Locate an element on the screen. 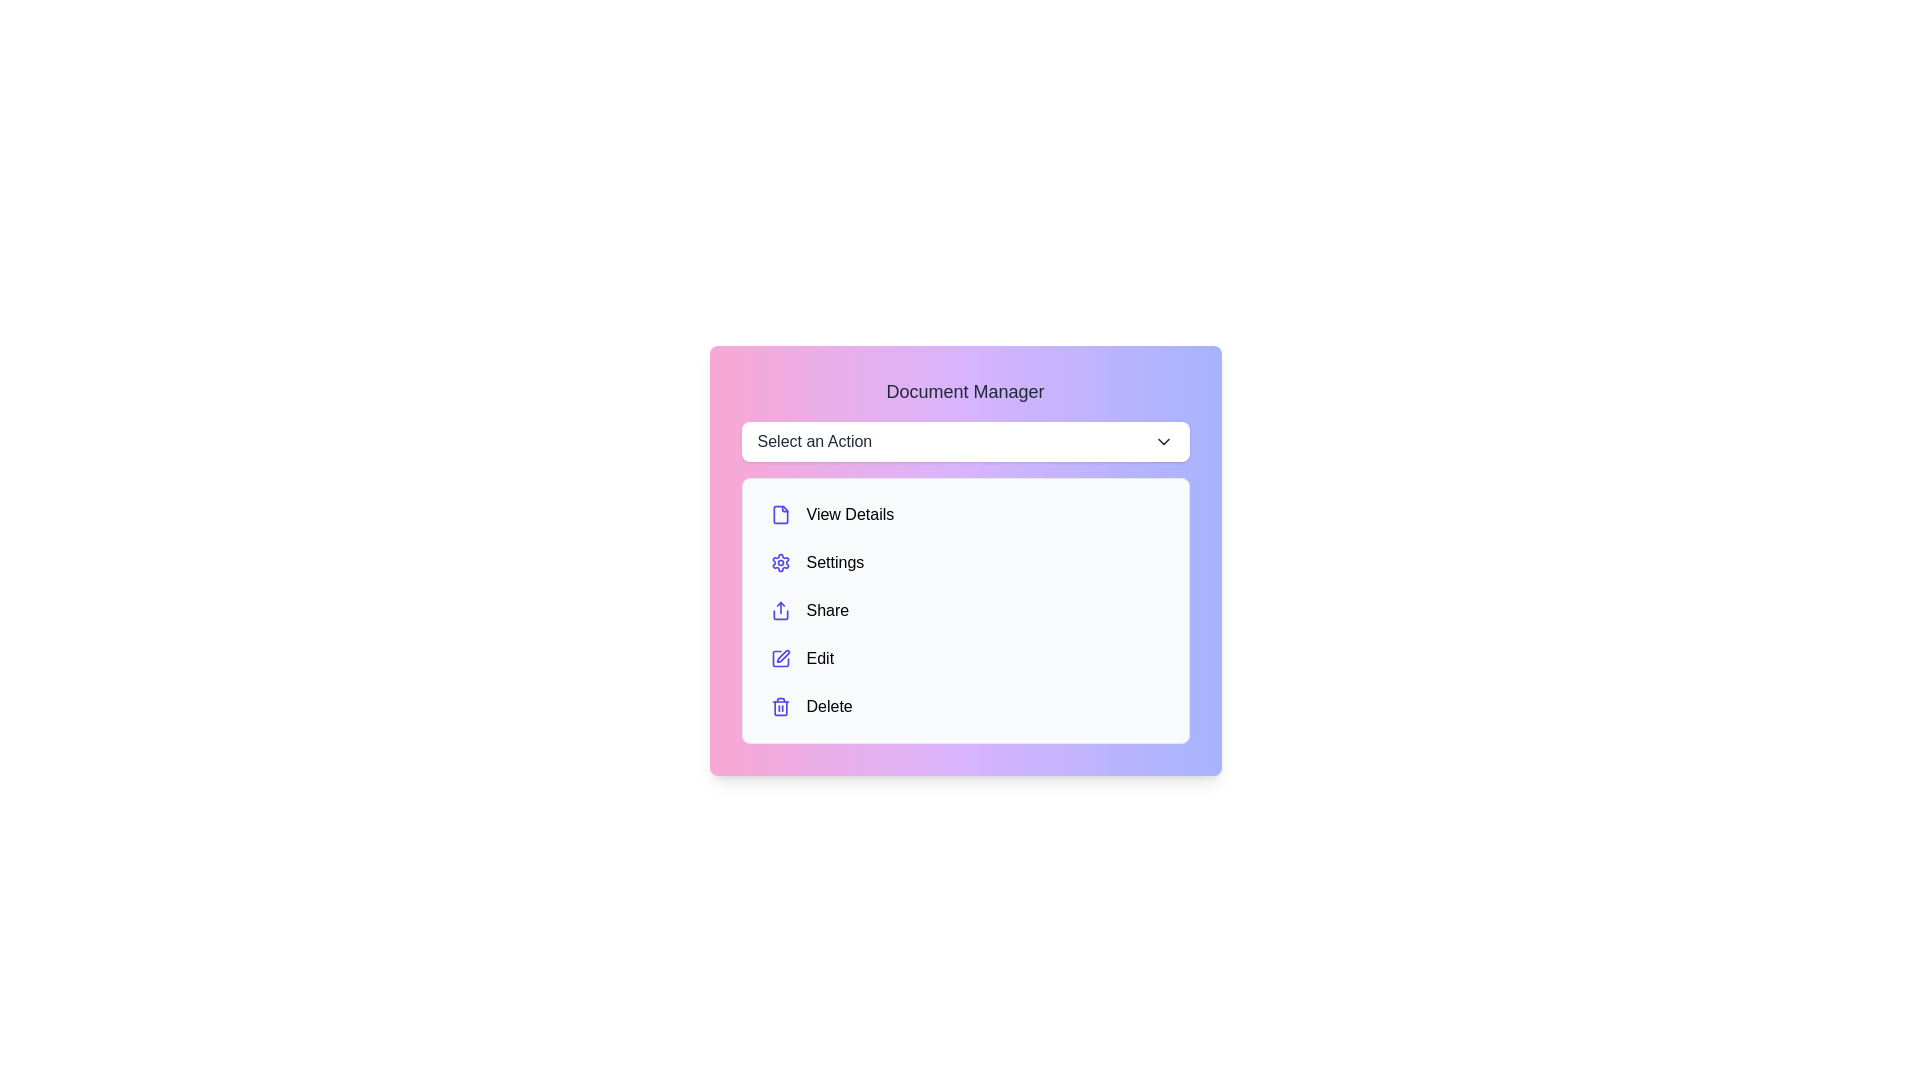  the pen-shaped edit icon located at the bottom-left of the icon group labeled 'Edit' to initiate an edit action is located at coordinates (781, 656).